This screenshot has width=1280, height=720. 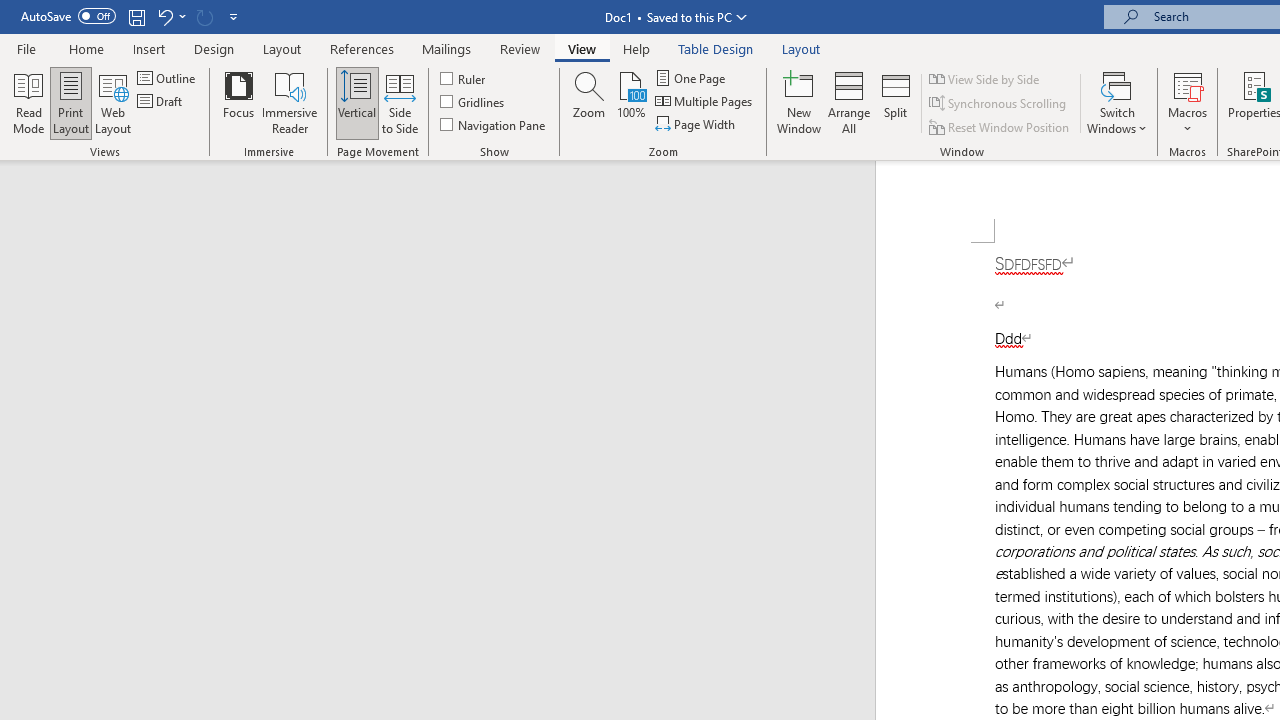 I want to click on 'Arrange All', so click(x=849, y=103).